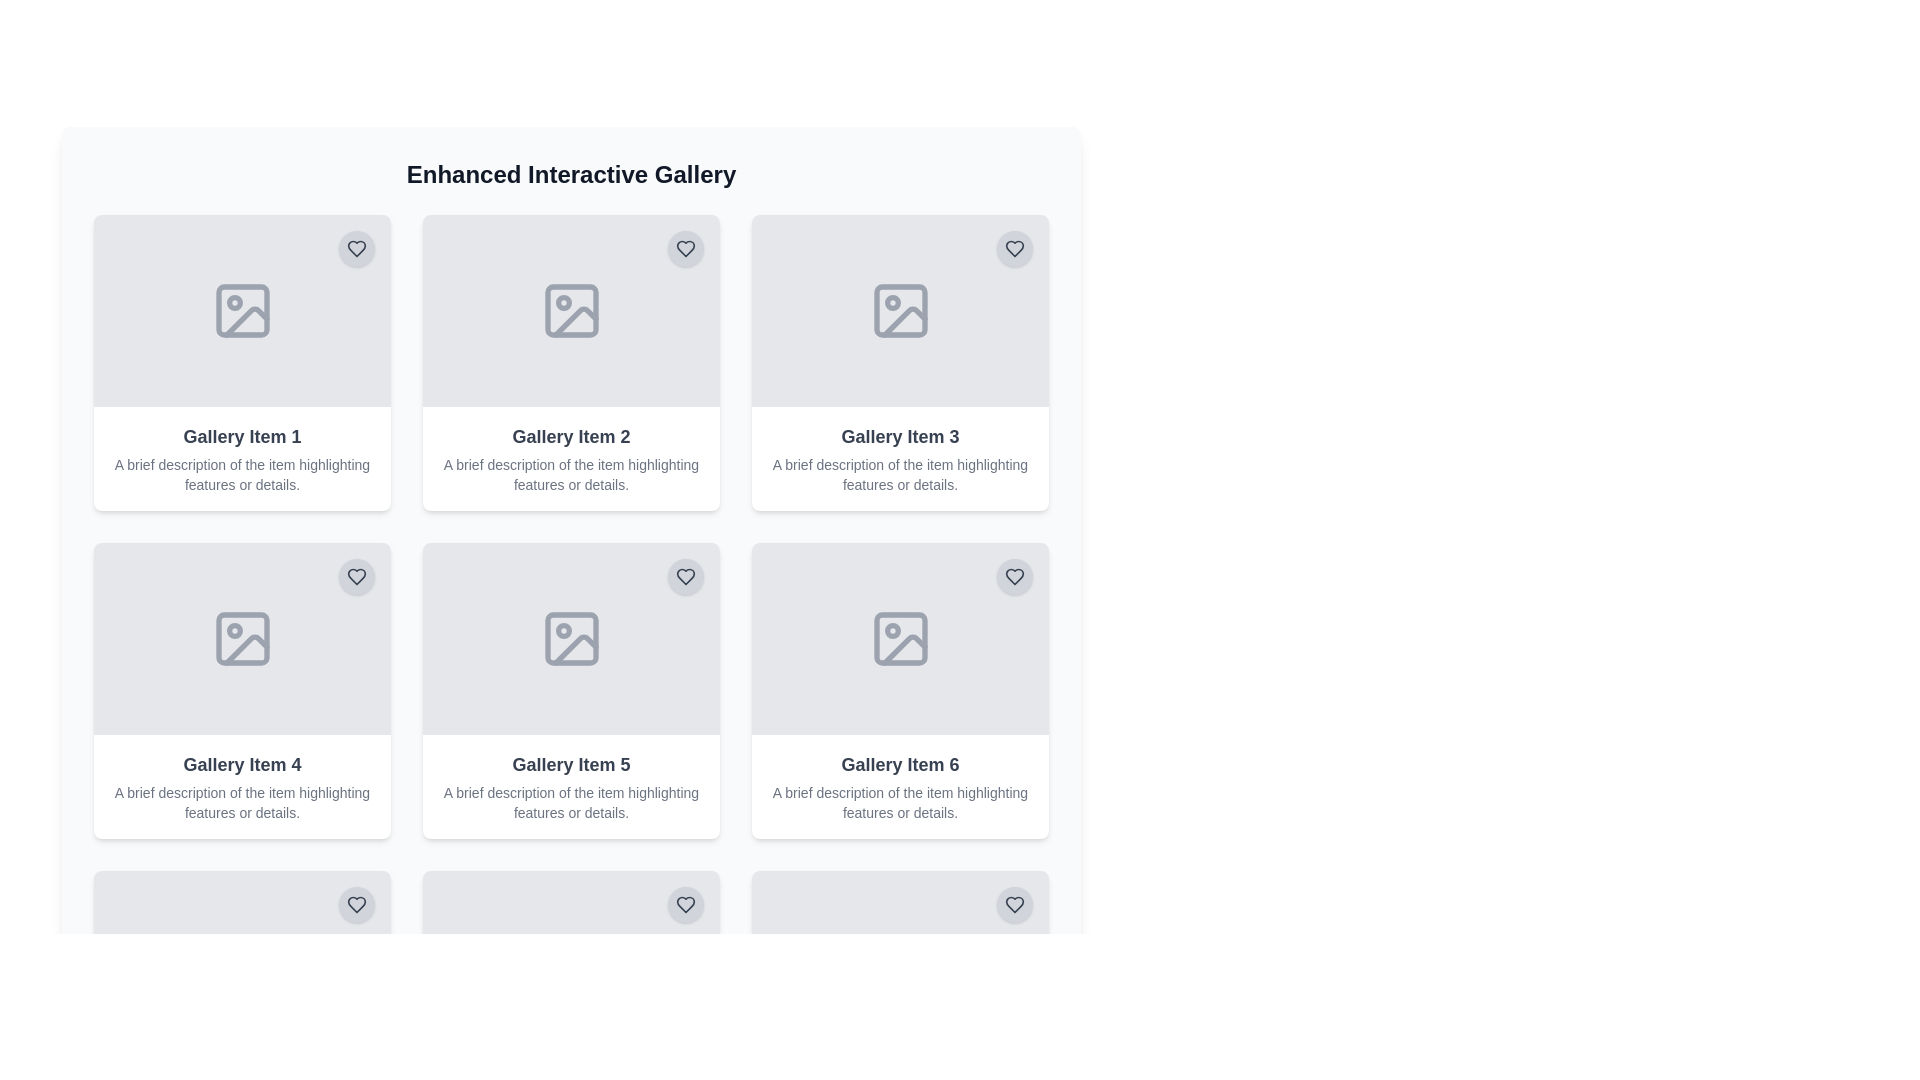 This screenshot has width=1920, height=1080. Describe the element at coordinates (570, 311) in the screenshot. I see `the Image icon or placeholder located in the second gallery item of the interactive gallery grid layout, positioned in the top row, second column` at that location.